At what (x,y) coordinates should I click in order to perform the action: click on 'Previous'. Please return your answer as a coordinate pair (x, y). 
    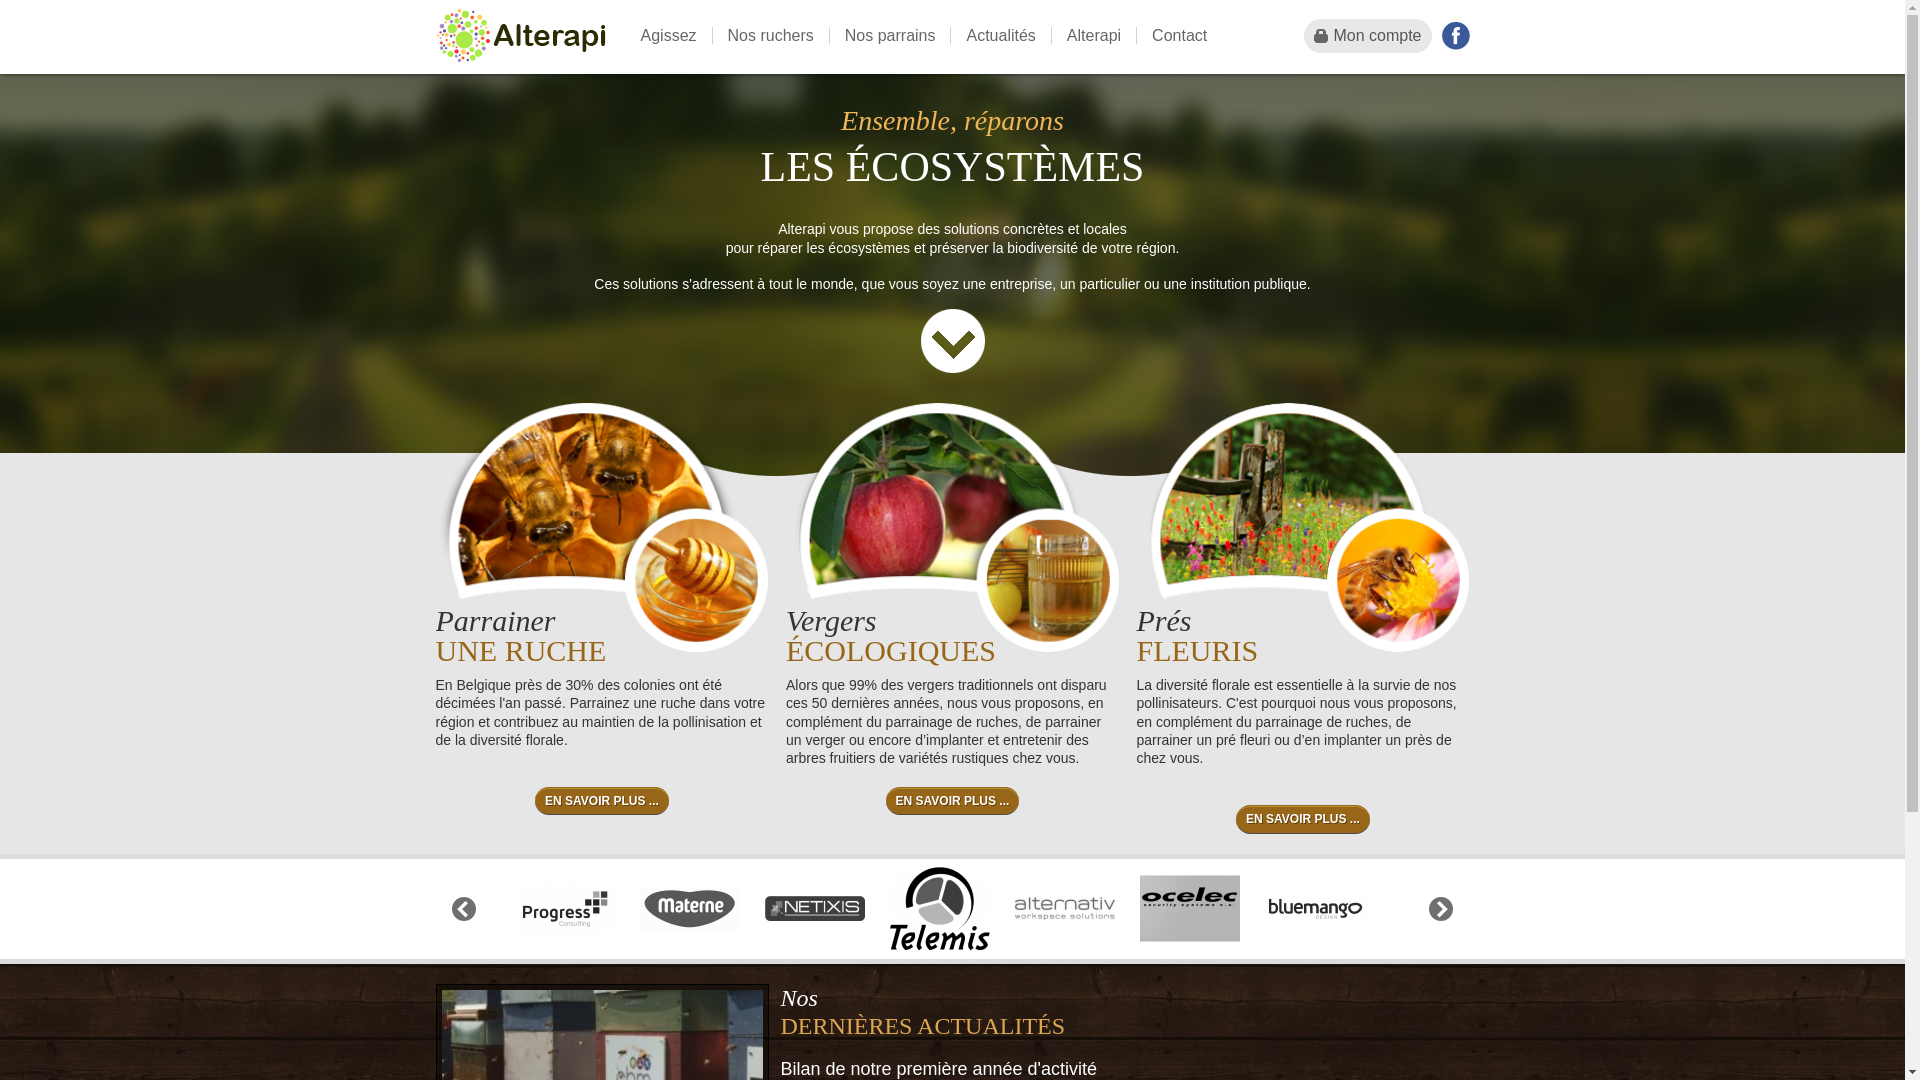
    Looking at the image, I should click on (463, 909).